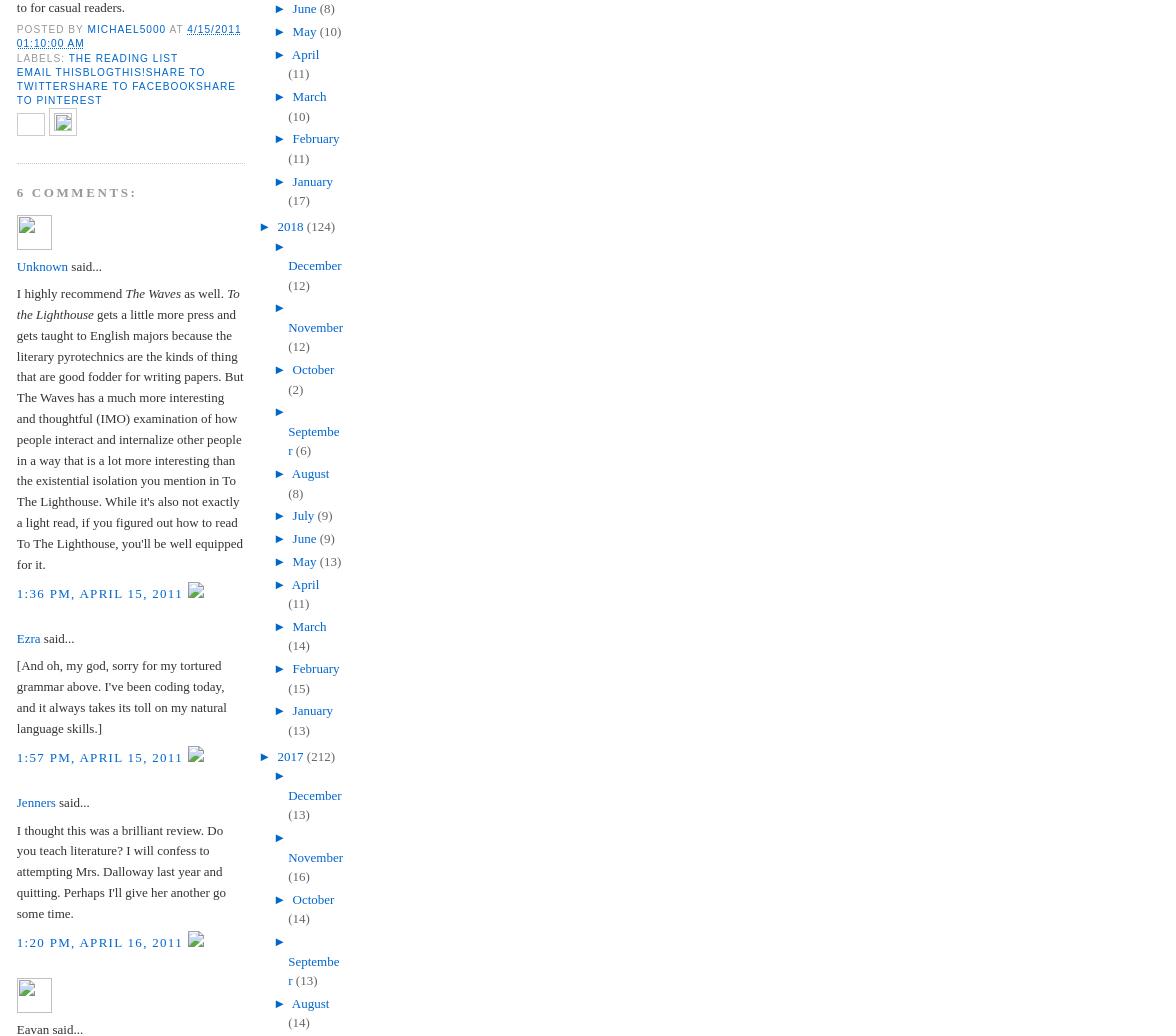 This screenshot has height=1036, width=1176. I want to click on 'The Waves', so click(124, 293).